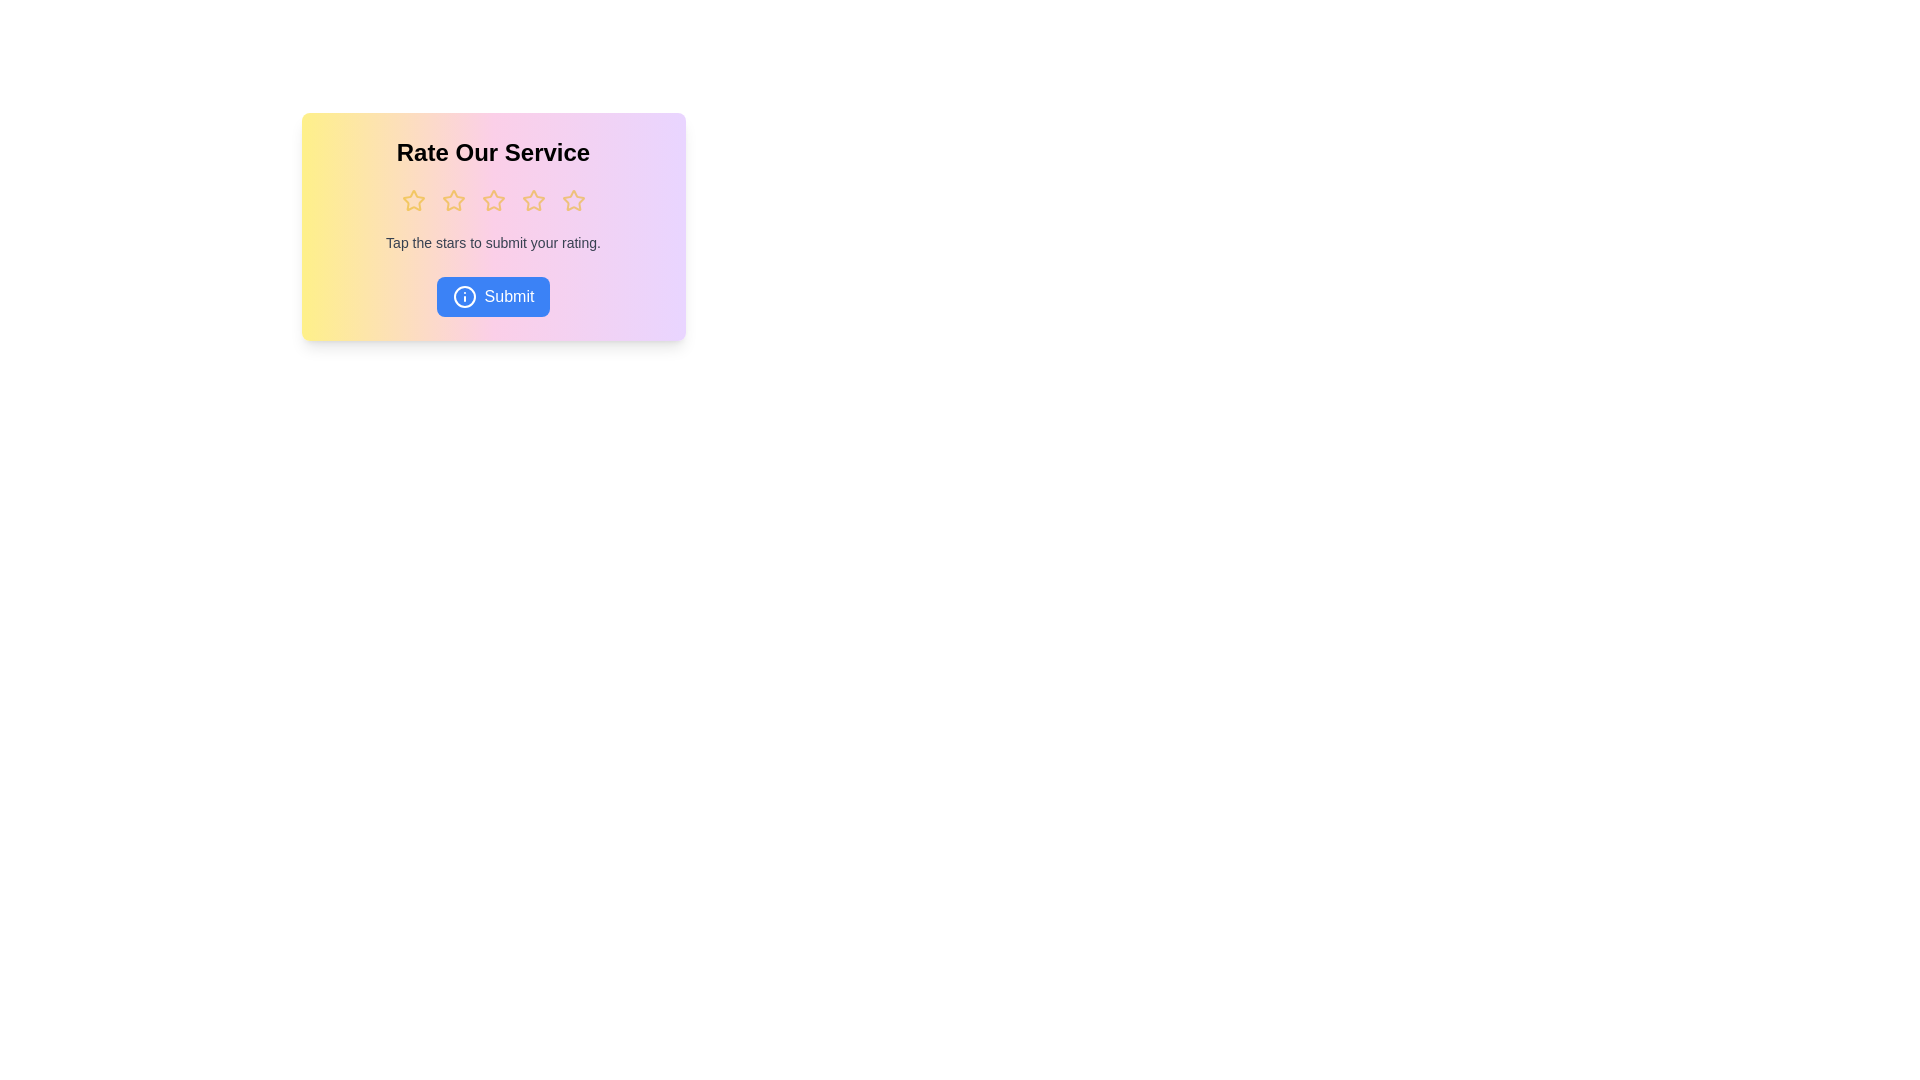 The width and height of the screenshot is (1920, 1080). I want to click on the star corresponding to the desired rating value 5, so click(572, 200).